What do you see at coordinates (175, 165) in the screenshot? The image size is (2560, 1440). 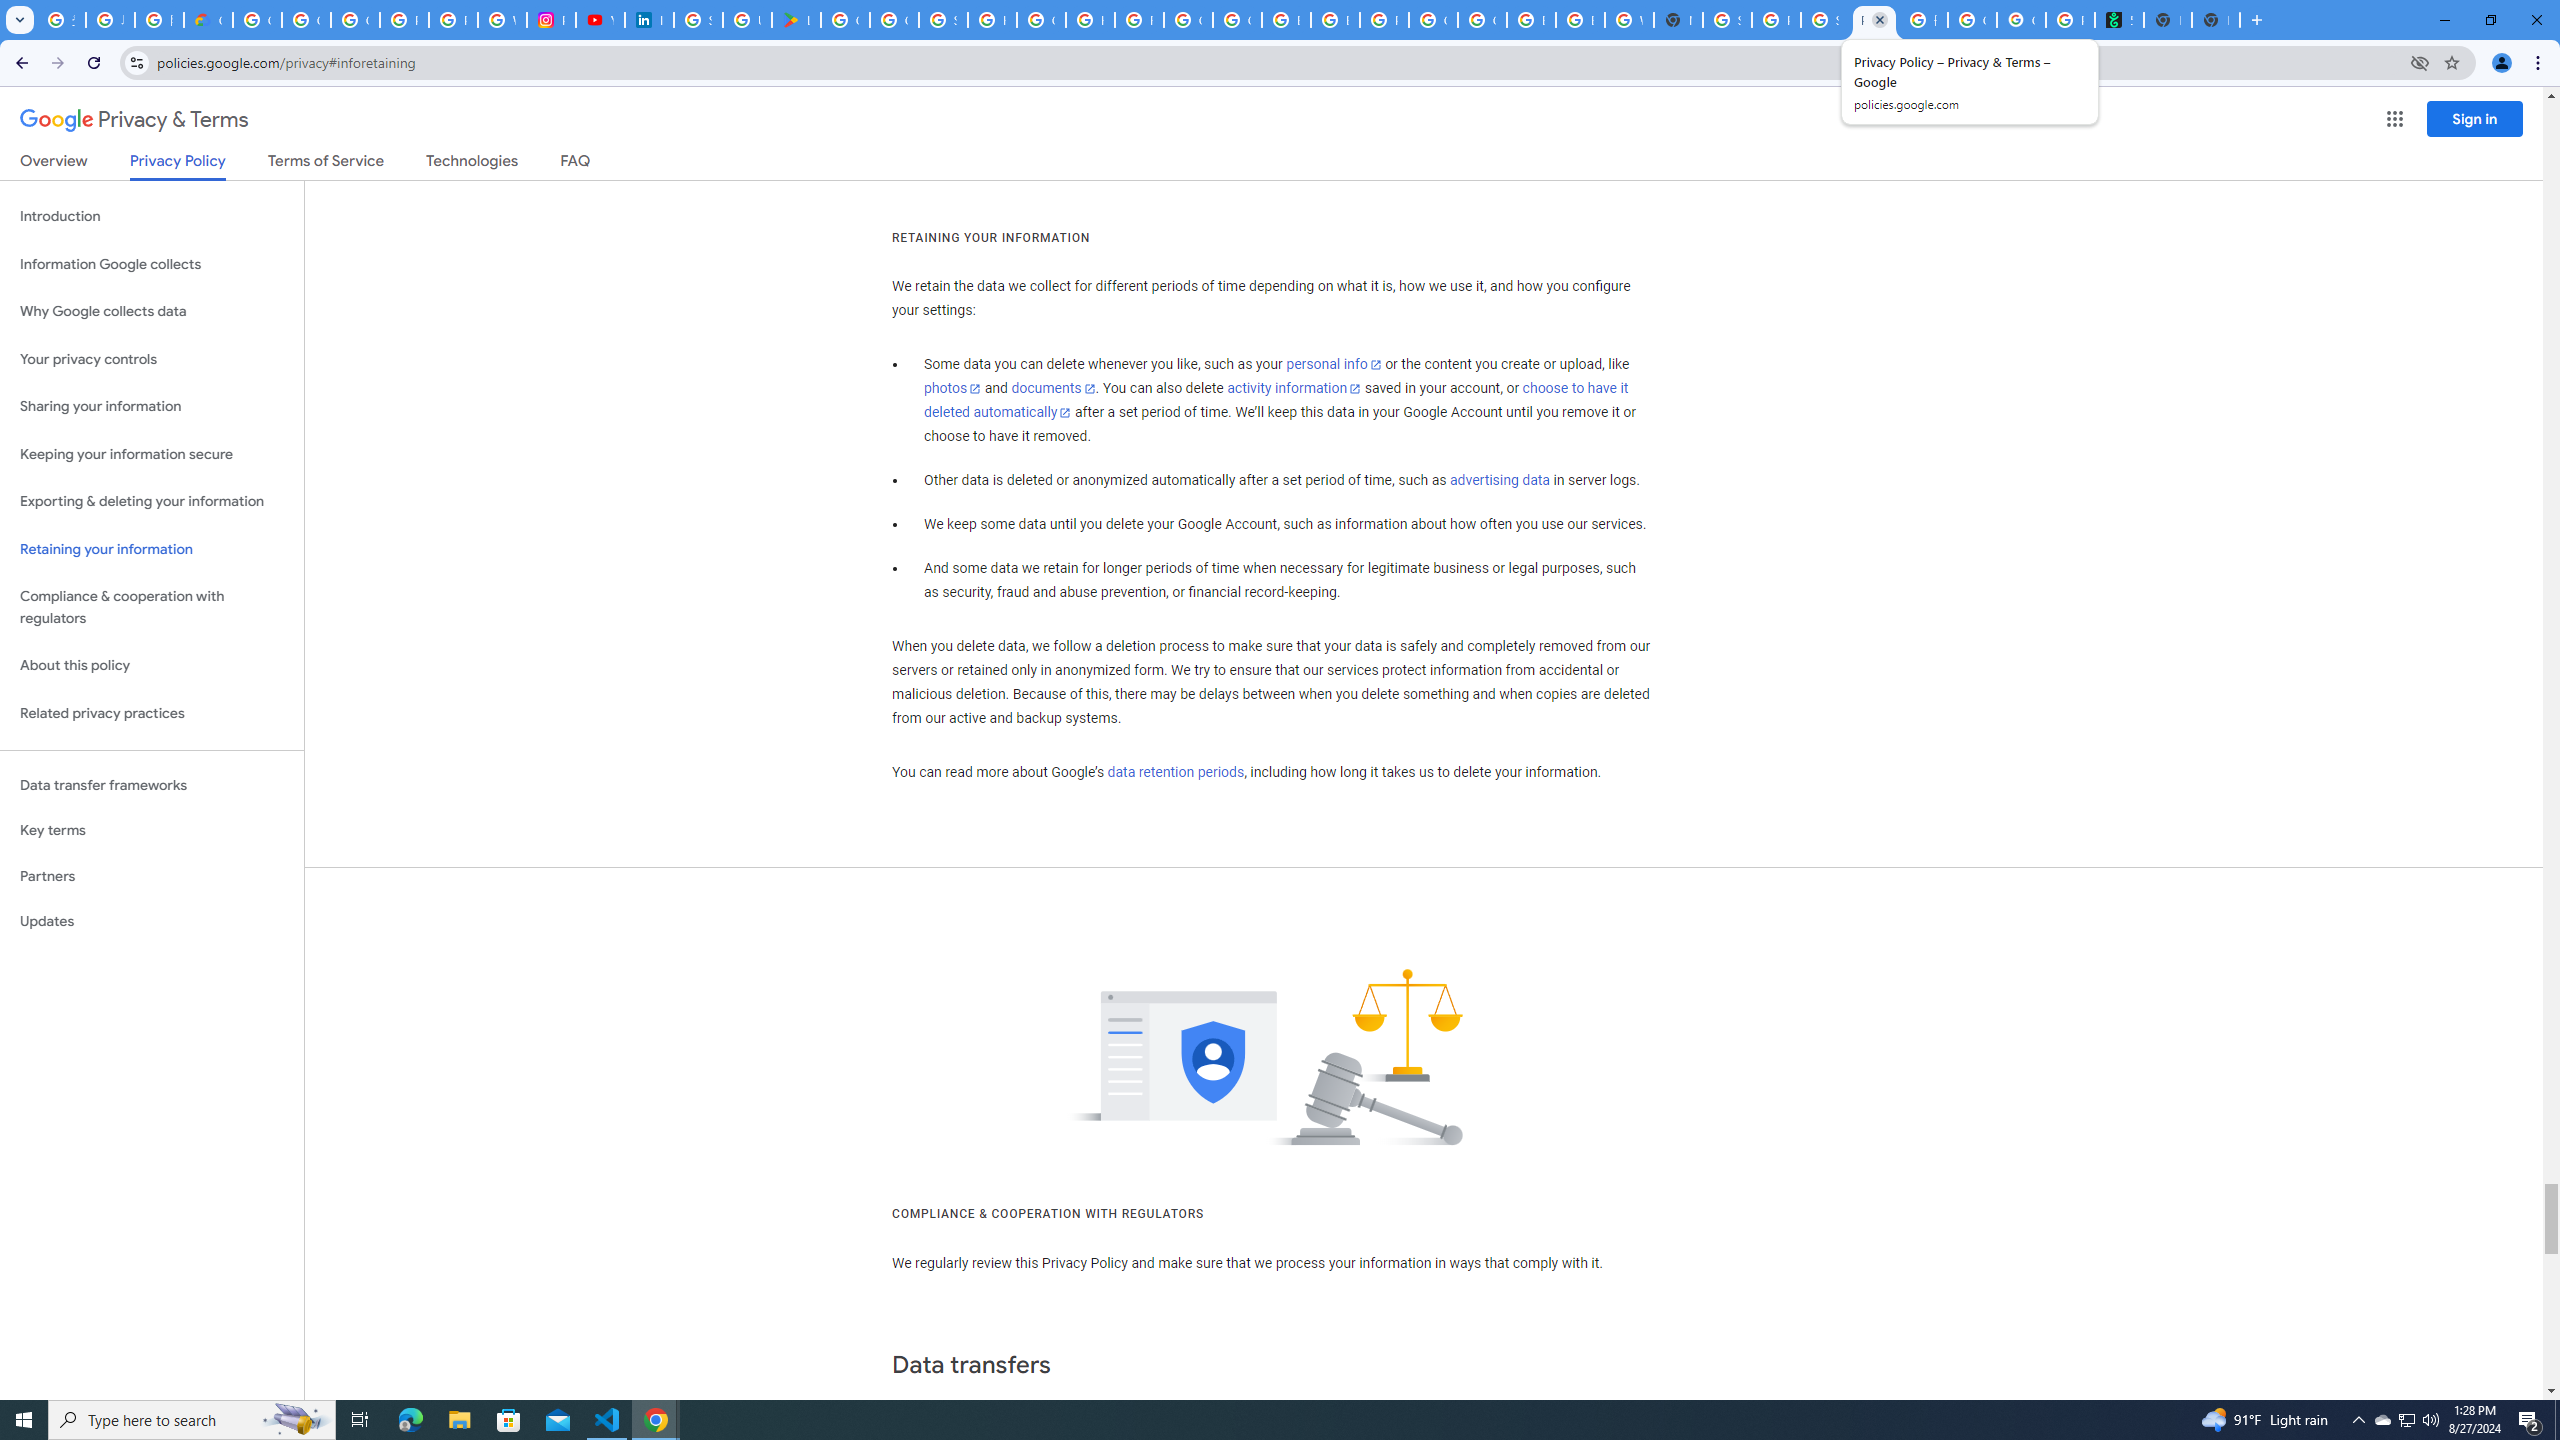 I see `'Privacy Policy'` at bounding box center [175, 165].